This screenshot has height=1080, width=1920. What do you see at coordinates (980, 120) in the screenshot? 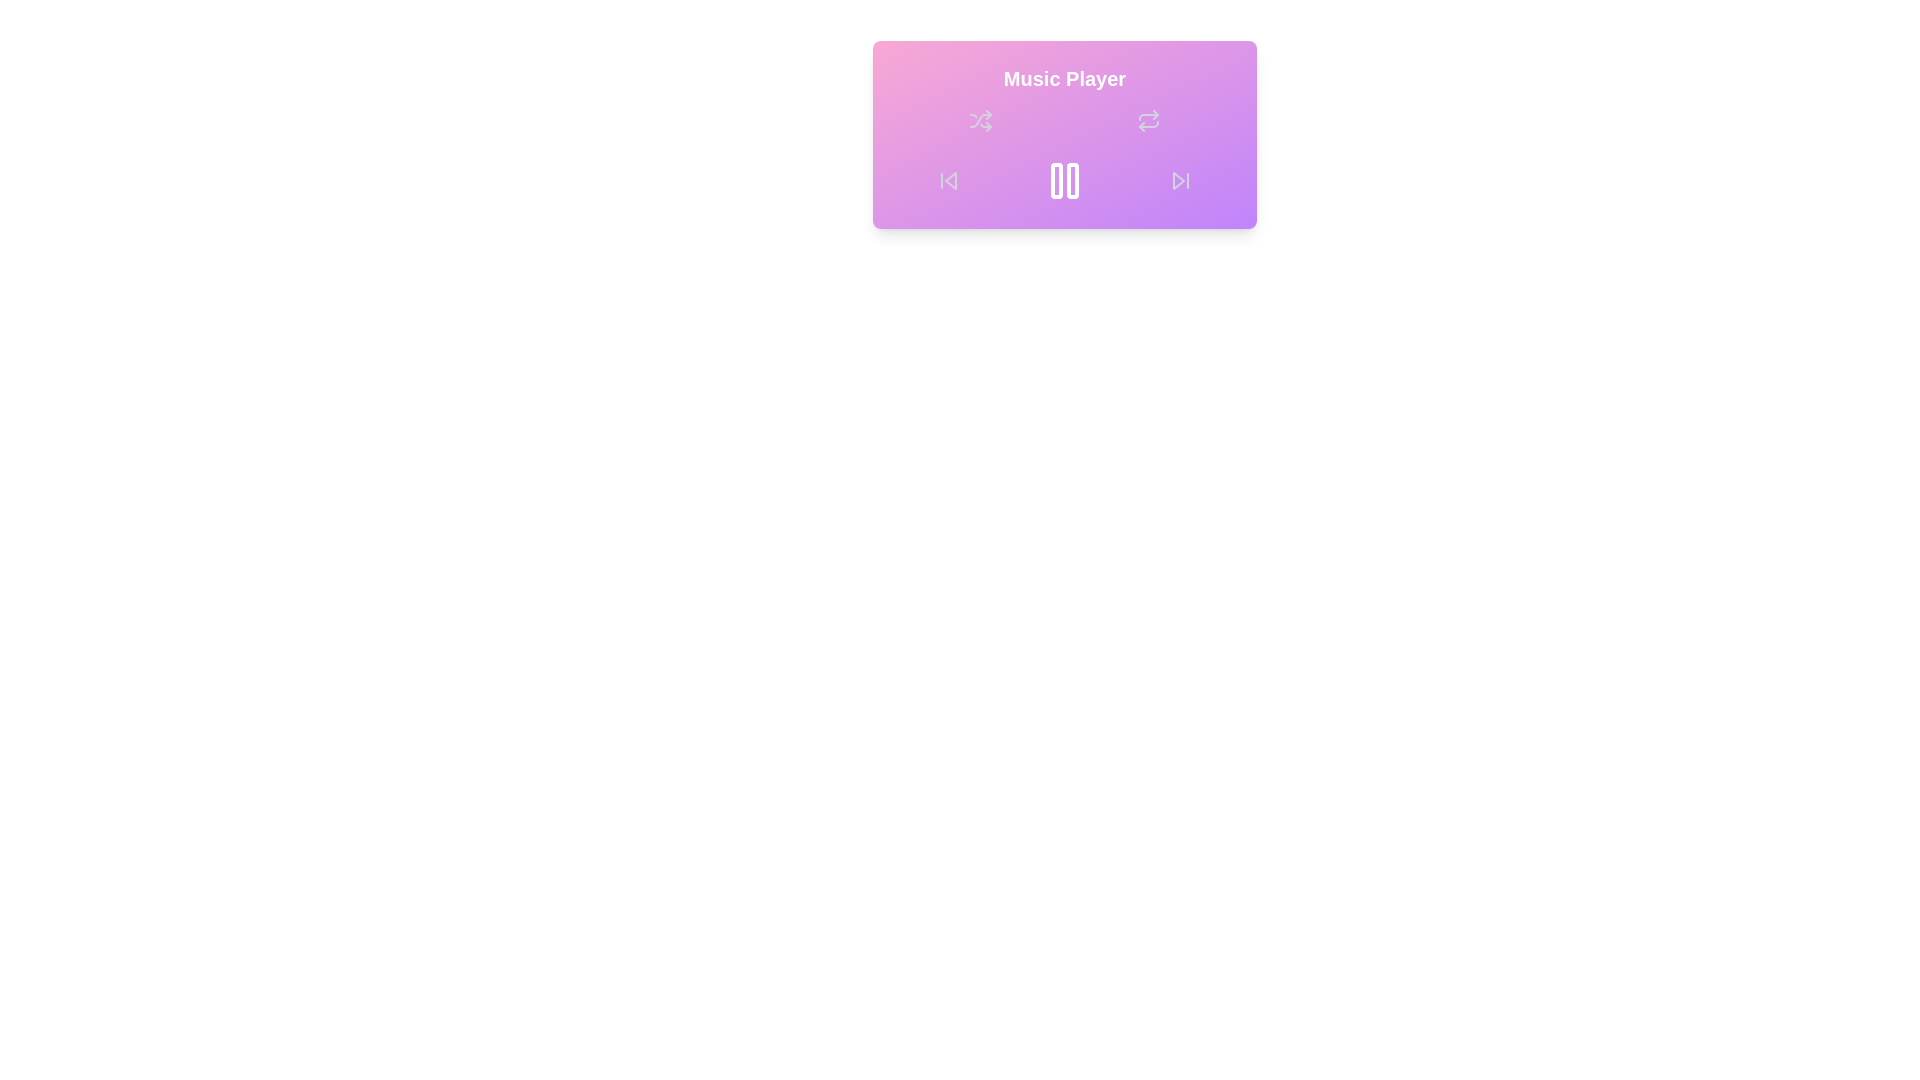
I see `the shuffle button to toggle the shuffle mode` at bounding box center [980, 120].